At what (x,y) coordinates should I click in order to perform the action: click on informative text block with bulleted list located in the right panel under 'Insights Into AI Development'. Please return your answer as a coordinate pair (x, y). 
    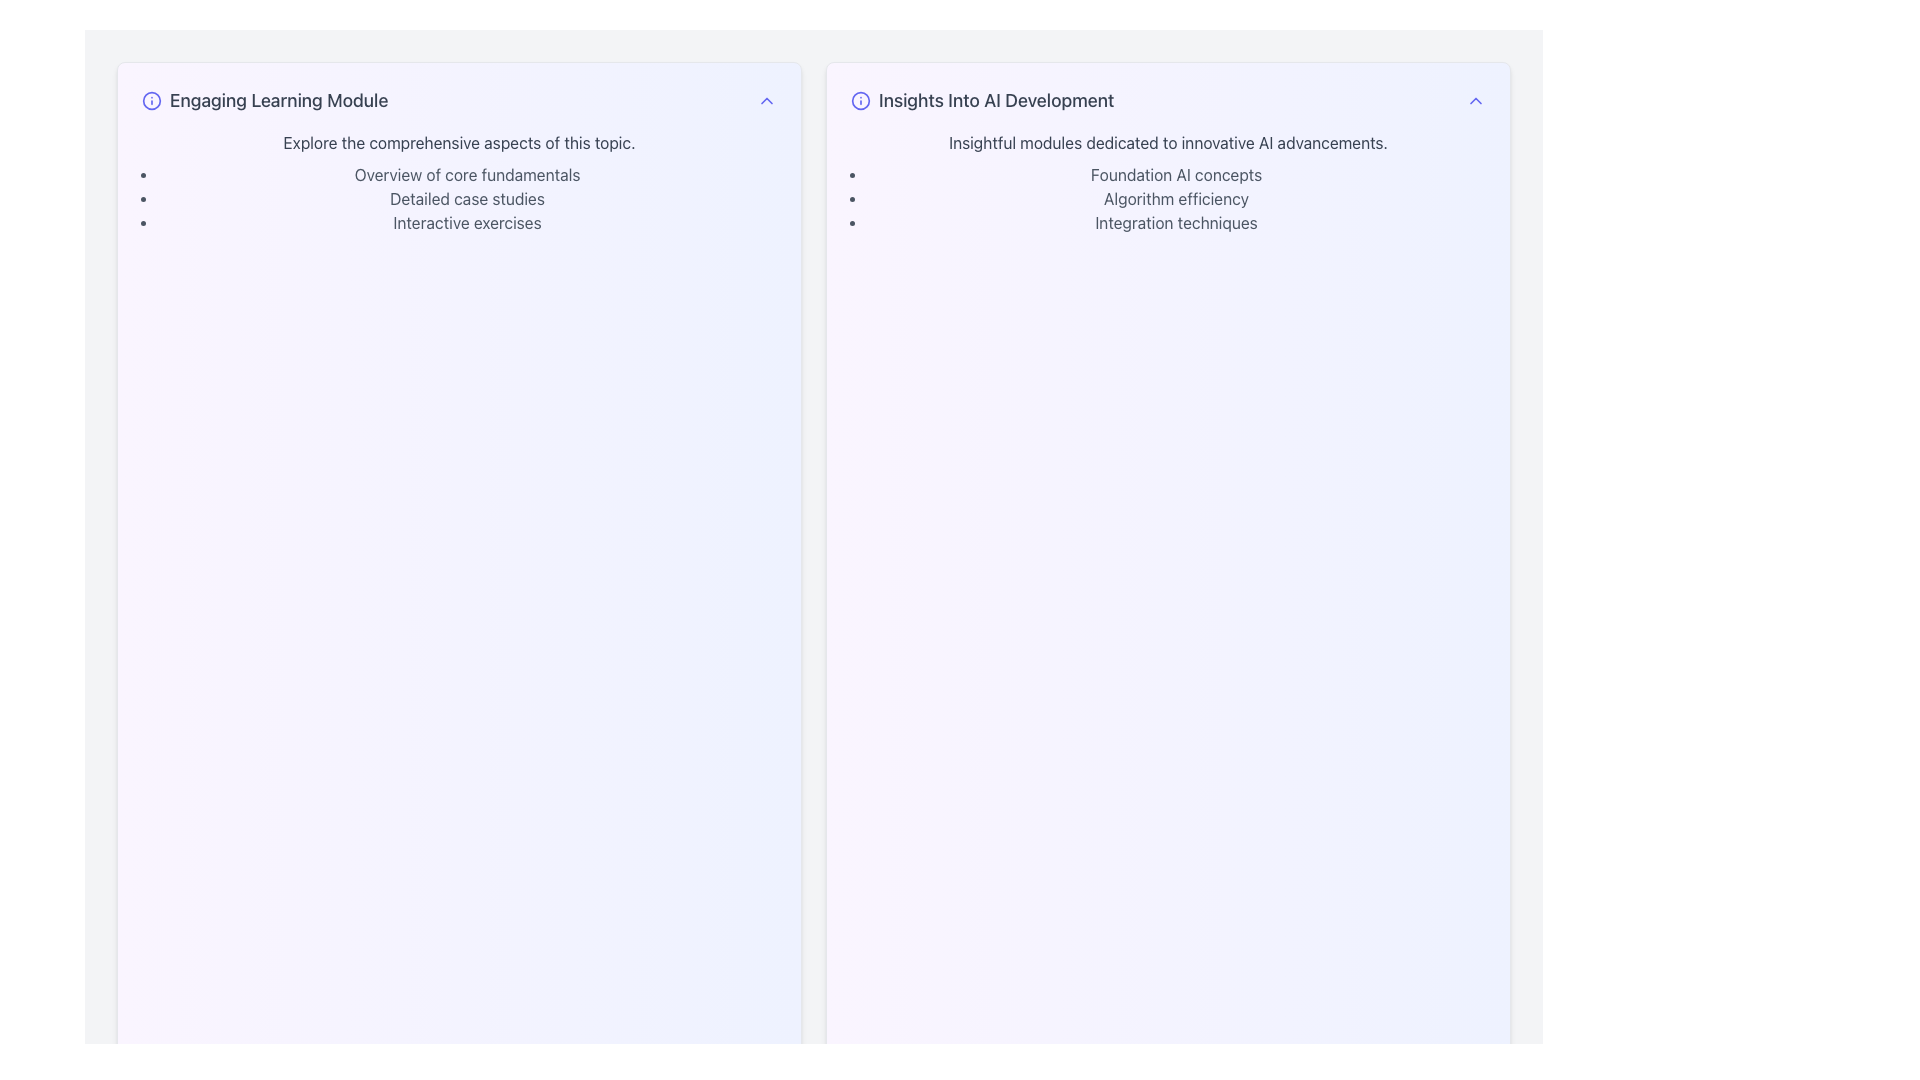
    Looking at the image, I should click on (1168, 182).